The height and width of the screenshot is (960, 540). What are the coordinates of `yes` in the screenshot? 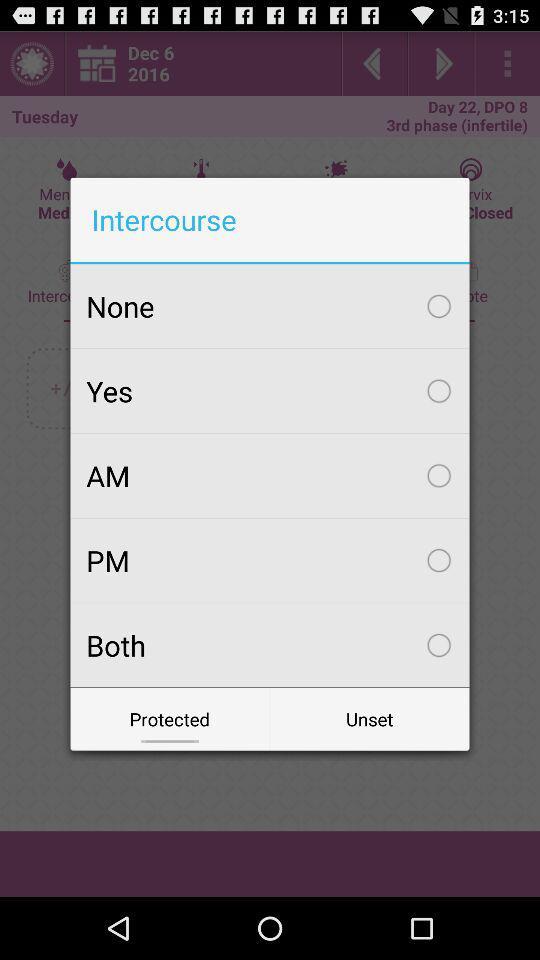 It's located at (270, 390).